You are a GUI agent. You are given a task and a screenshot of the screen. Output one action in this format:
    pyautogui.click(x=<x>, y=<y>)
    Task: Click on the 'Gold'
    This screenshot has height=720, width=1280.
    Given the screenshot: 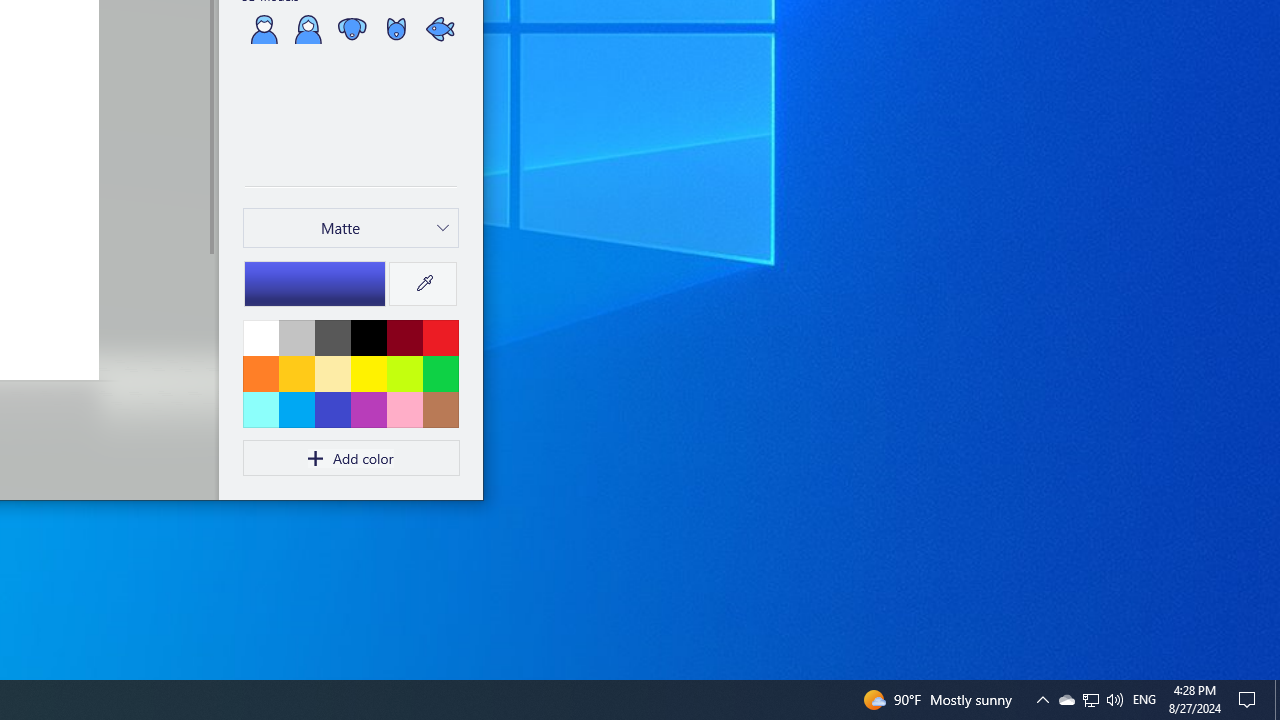 What is the action you would take?
    pyautogui.click(x=295, y=373)
    